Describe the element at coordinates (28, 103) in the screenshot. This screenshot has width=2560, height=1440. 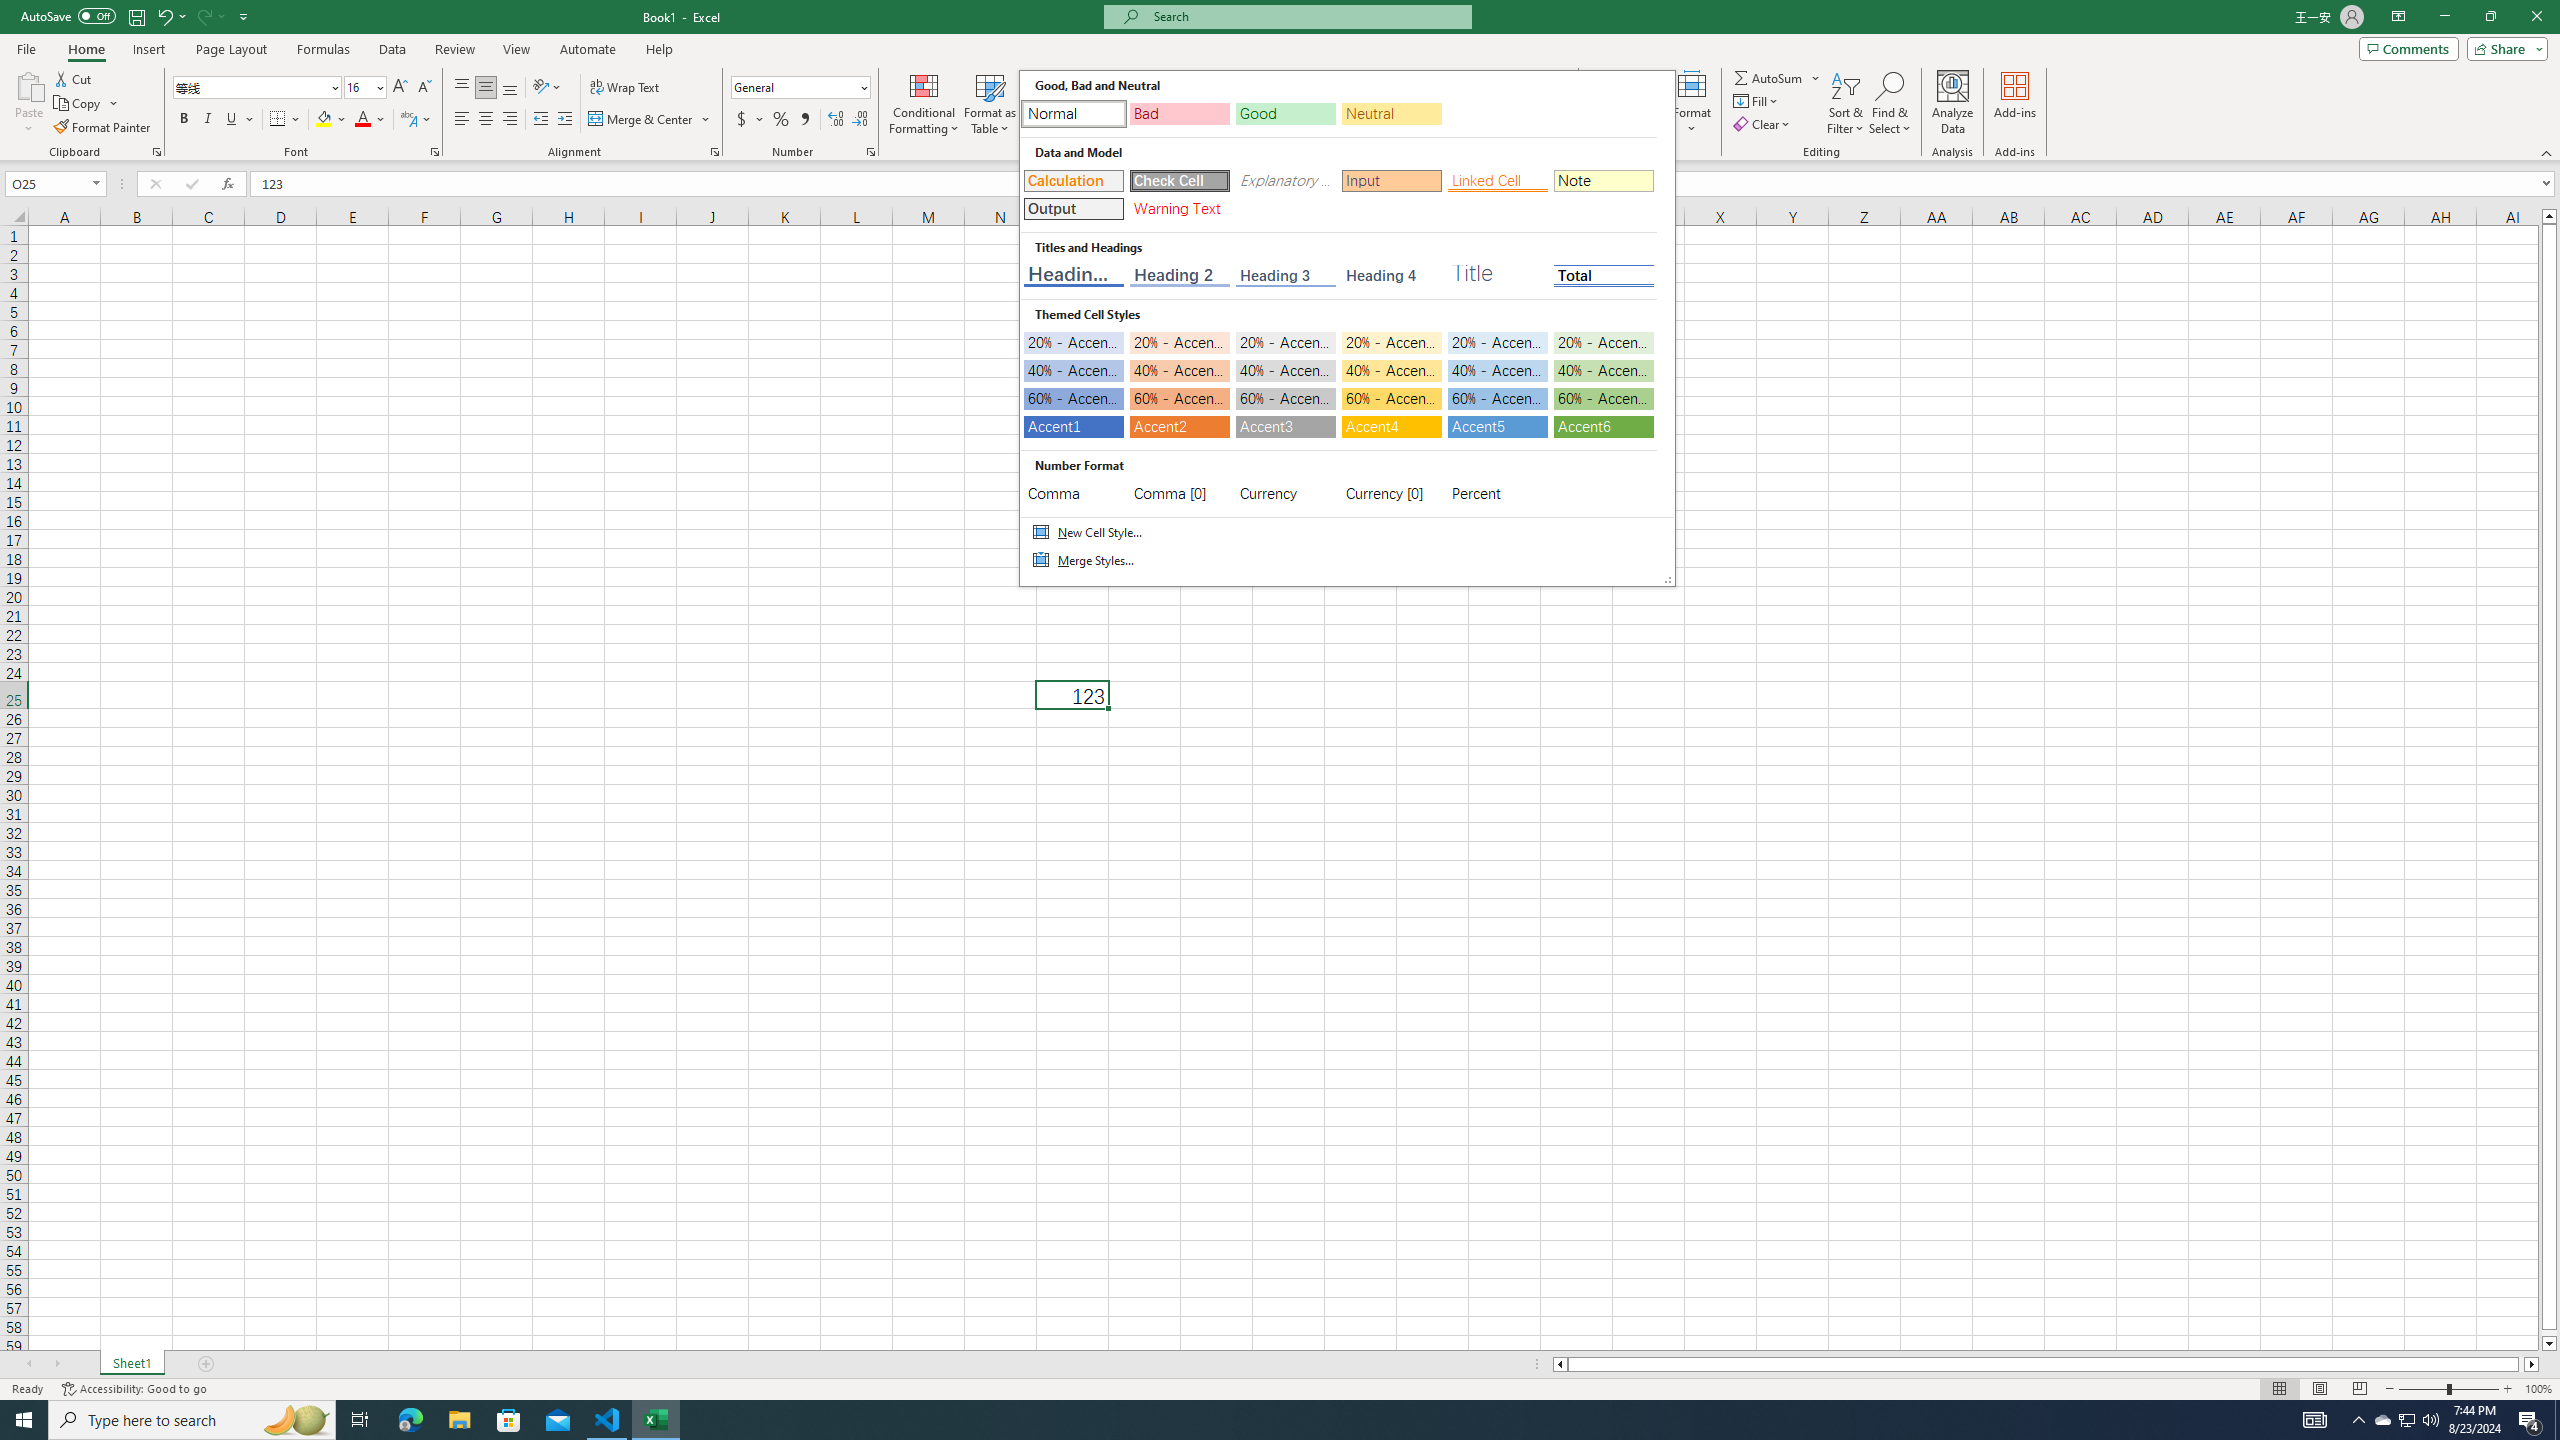
I see `'Paste'` at that location.